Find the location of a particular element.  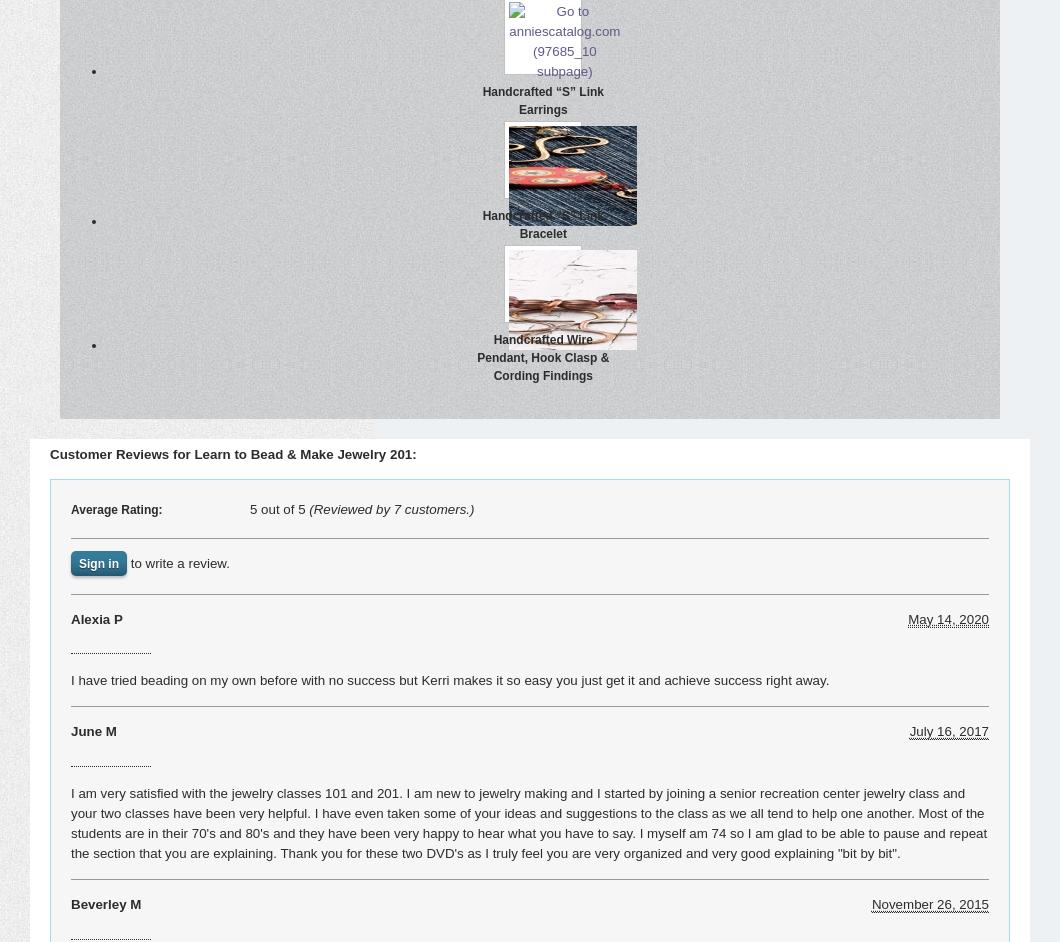

'Customer Reviews for Learn to Bead & Make Jewelry 201:' is located at coordinates (231, 453).